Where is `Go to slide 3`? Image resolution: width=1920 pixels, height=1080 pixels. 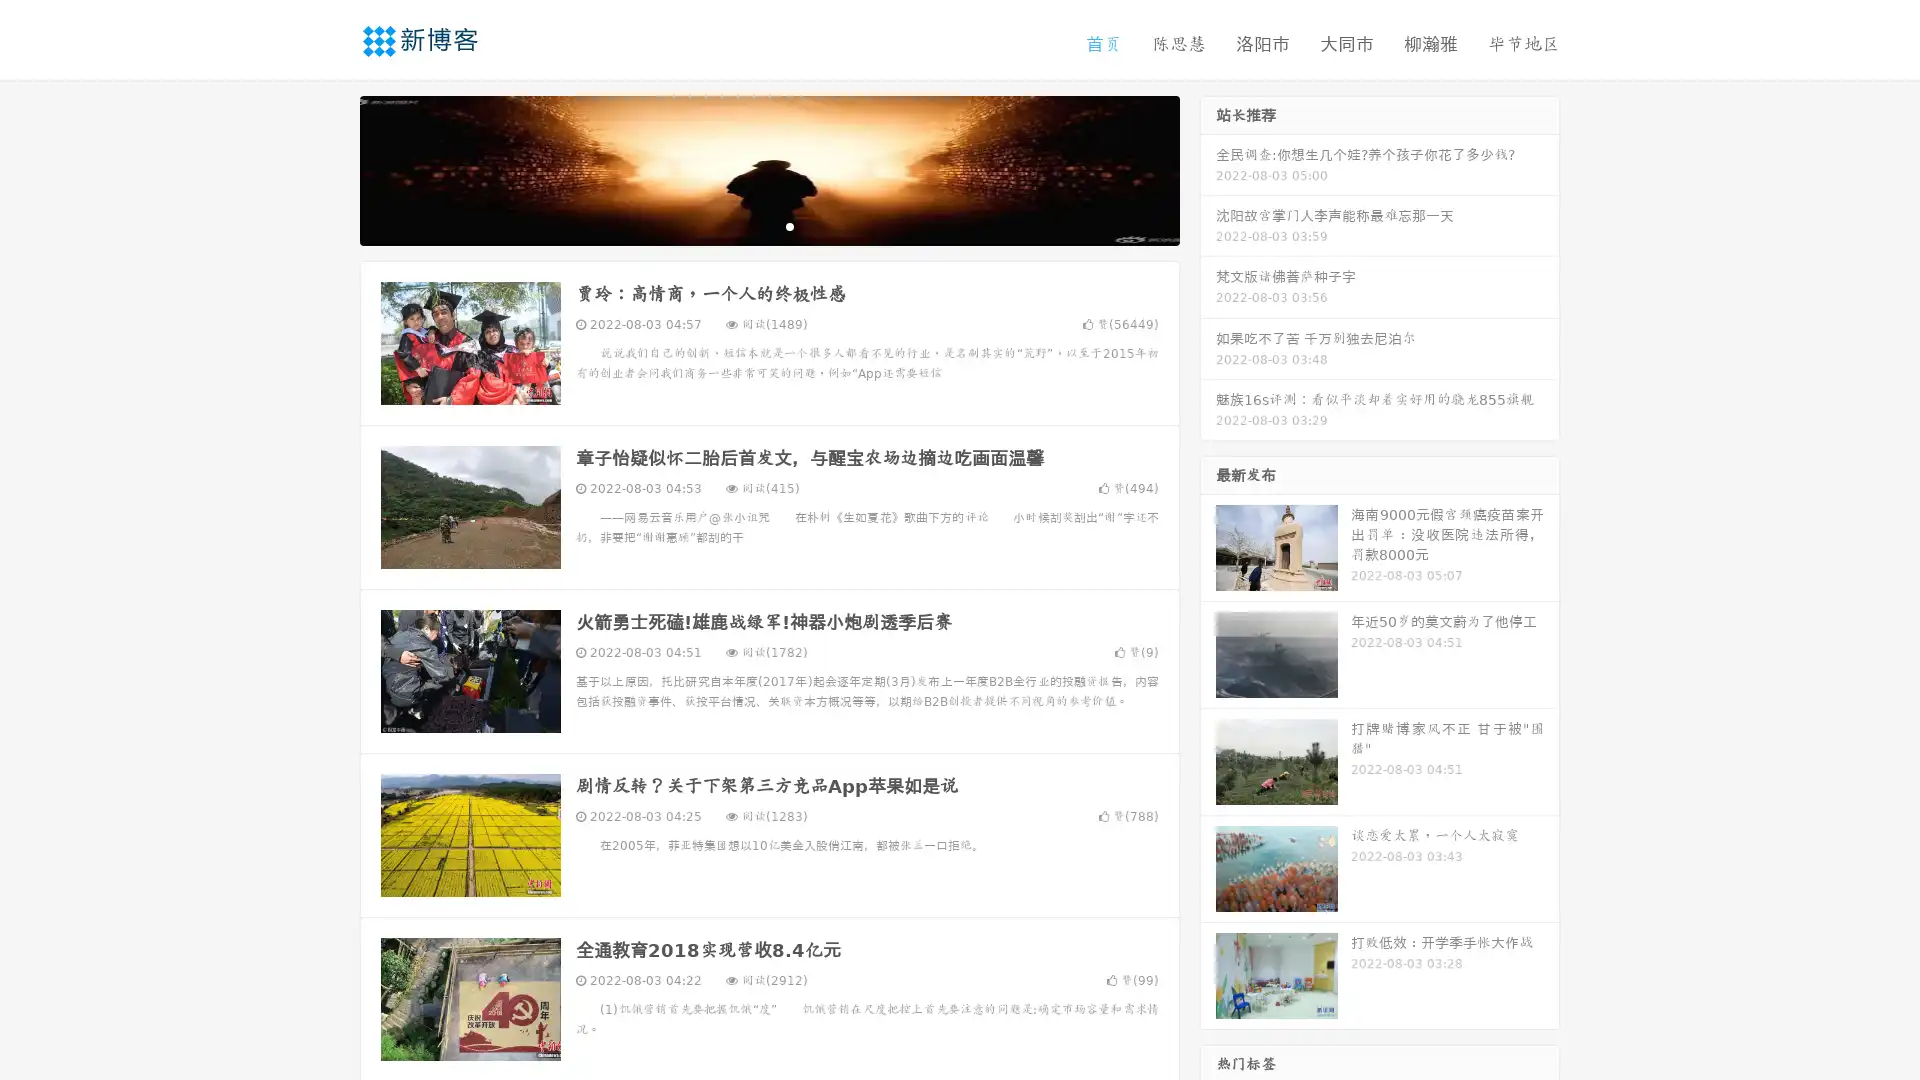 Go to slide 3 is located at coordinates (789, 225).